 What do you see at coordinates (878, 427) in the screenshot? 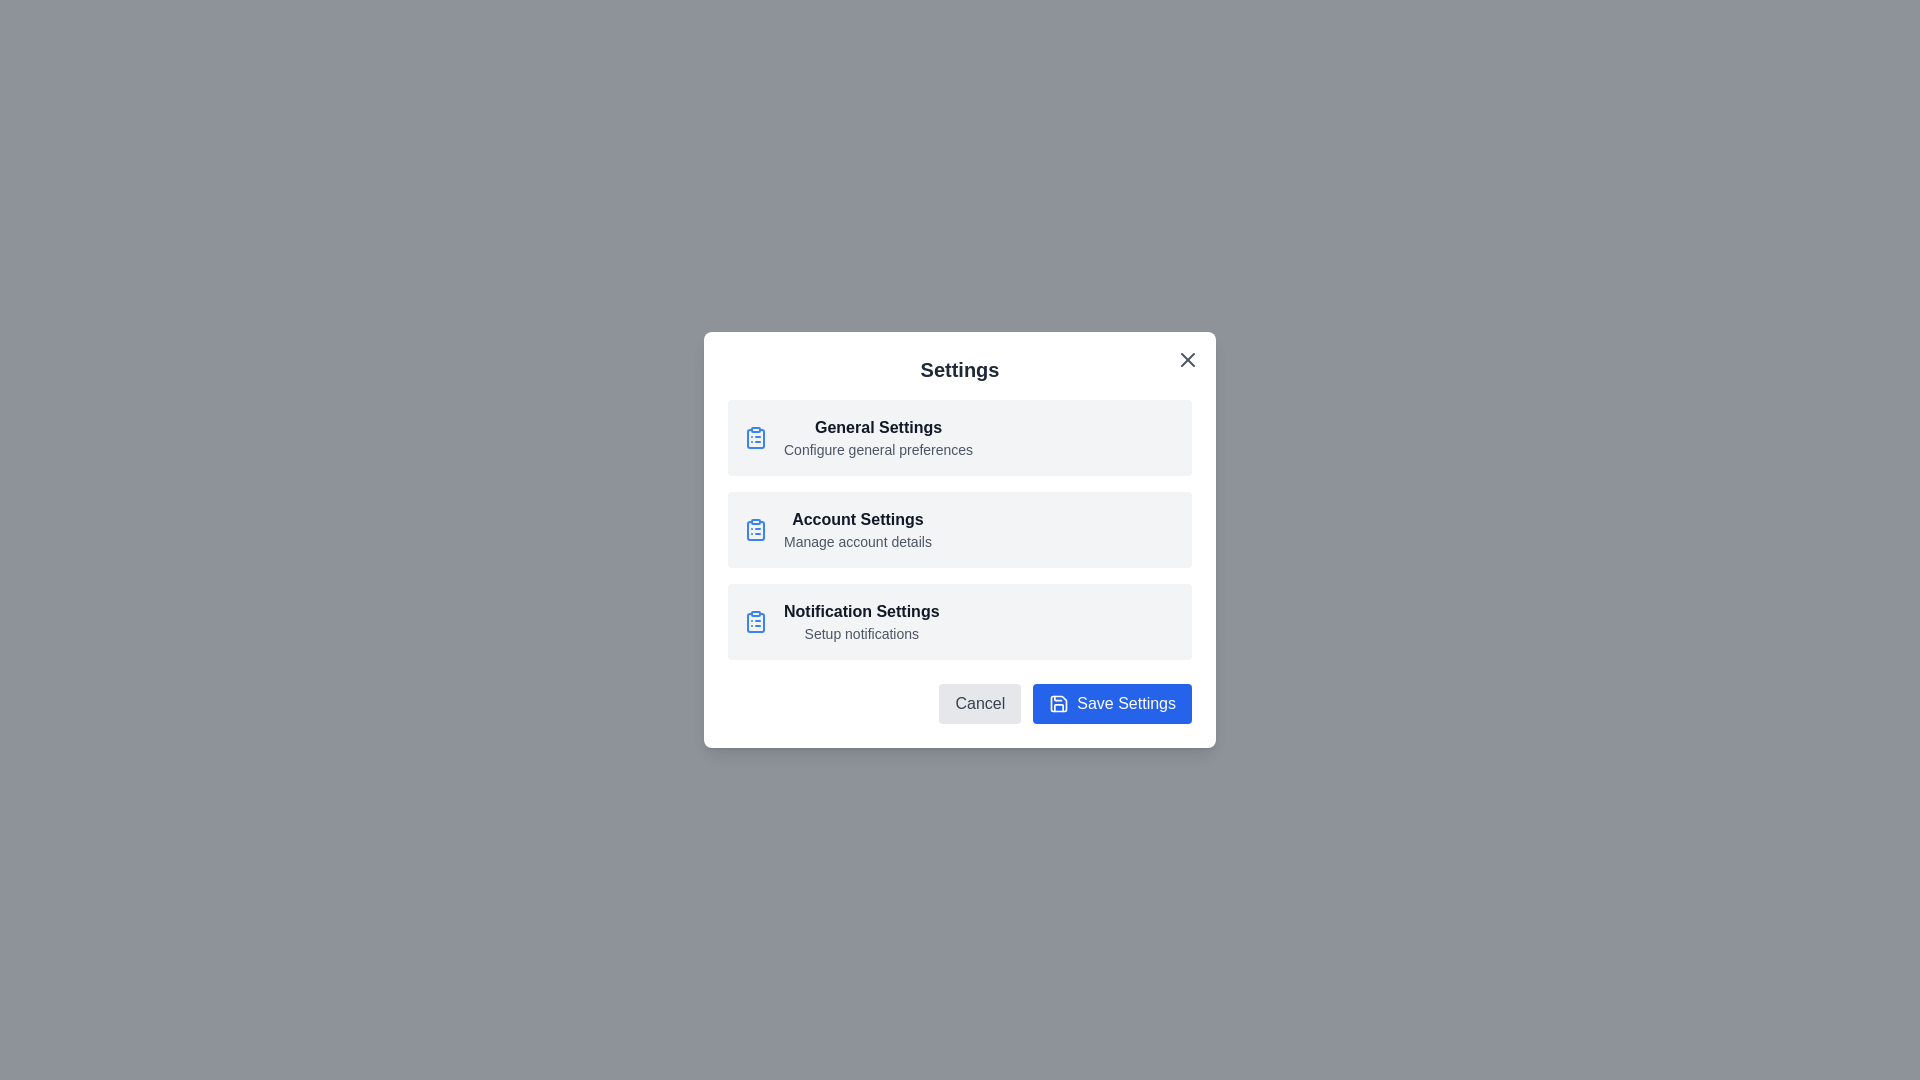
I see `the header text label located at the top of the first option within the 'Settings' modal dialog, which provides context for the associated settings option` at bounding box center [878, 427].